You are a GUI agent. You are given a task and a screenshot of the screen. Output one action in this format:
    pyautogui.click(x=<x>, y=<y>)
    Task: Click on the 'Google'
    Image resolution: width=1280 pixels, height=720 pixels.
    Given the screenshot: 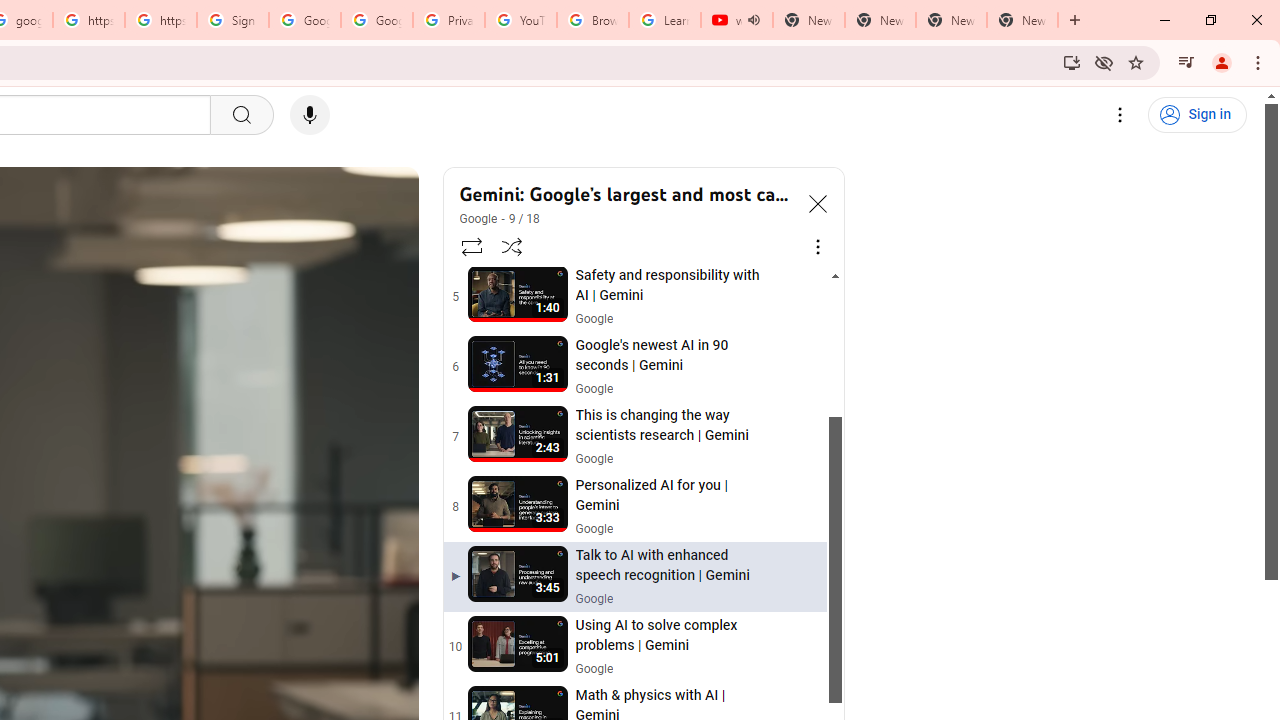 What is the action you would take?
    pyautogui.click(x=478, y=219)
    